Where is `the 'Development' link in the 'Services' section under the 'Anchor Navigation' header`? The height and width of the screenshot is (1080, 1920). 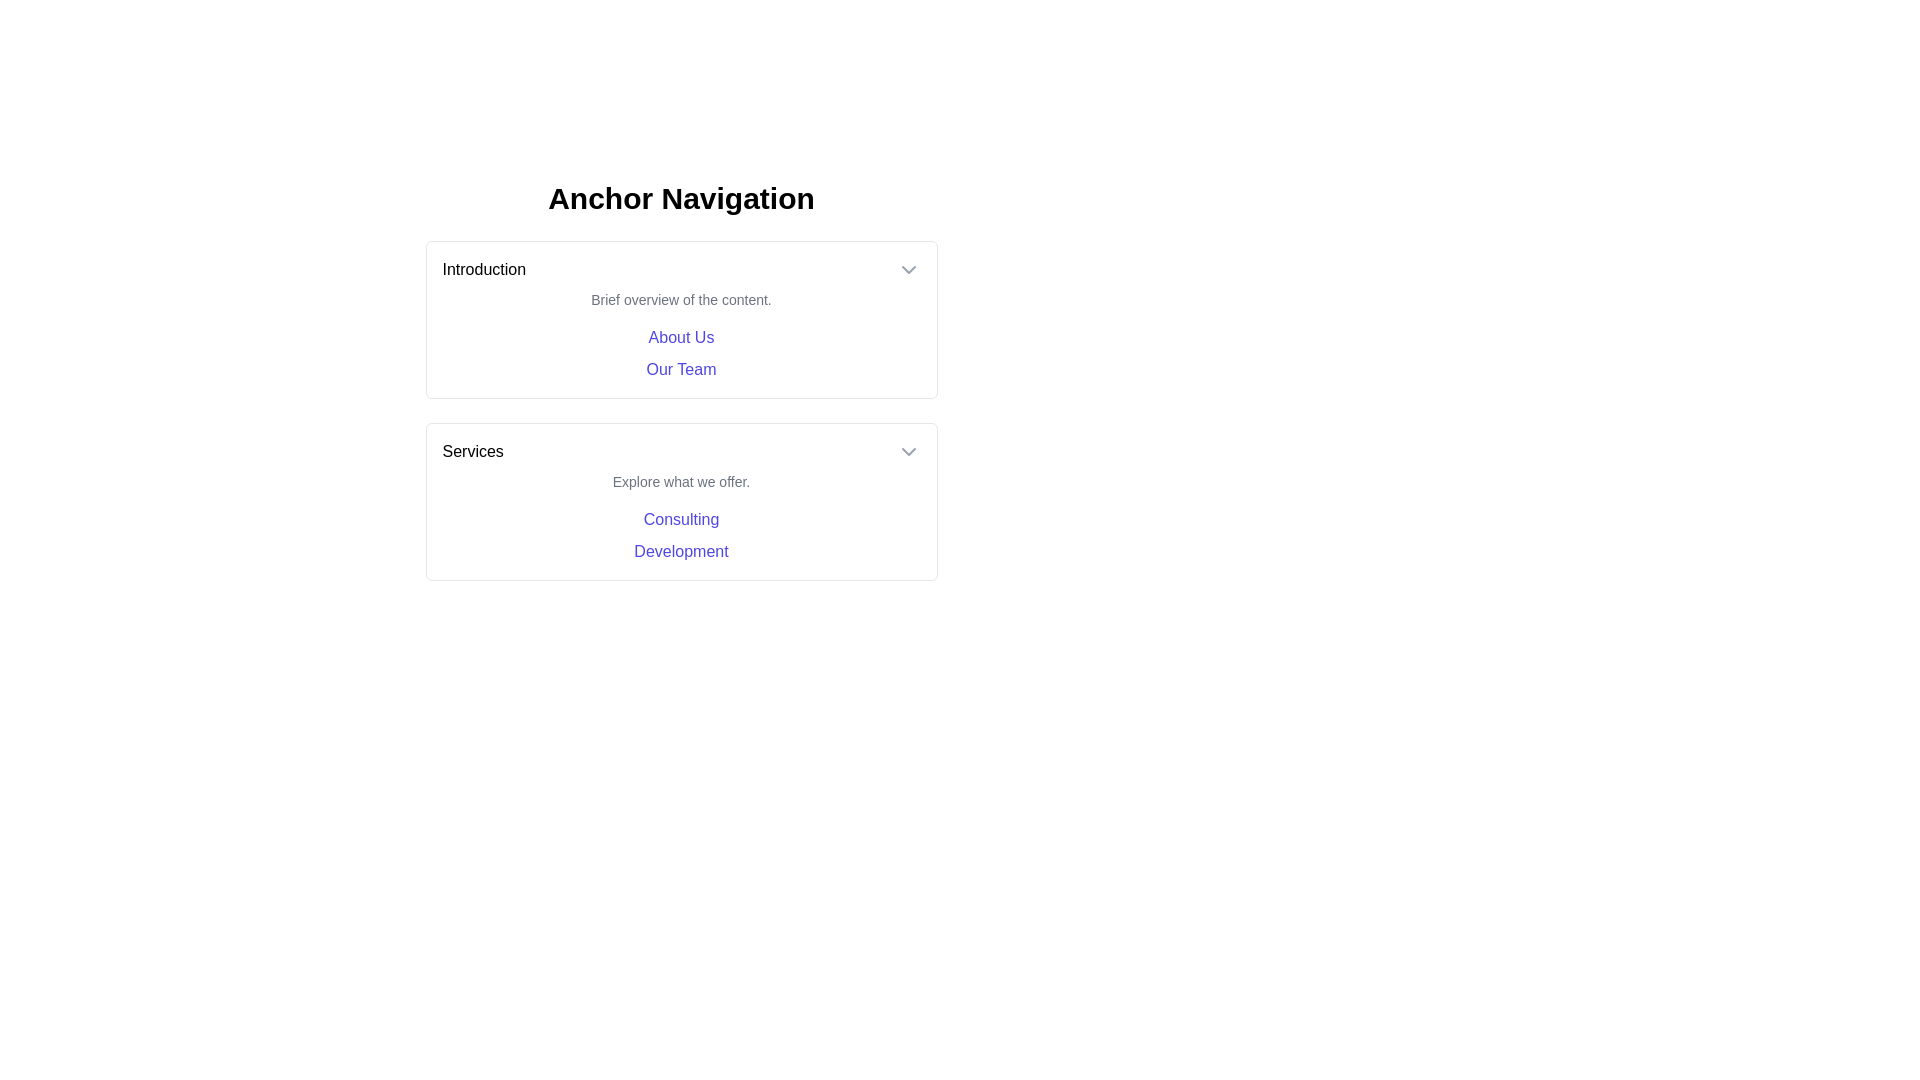
the 'Development' link in the 'Services' section under the 'Anchor Navigation' header is located at coordinates (681, 551).